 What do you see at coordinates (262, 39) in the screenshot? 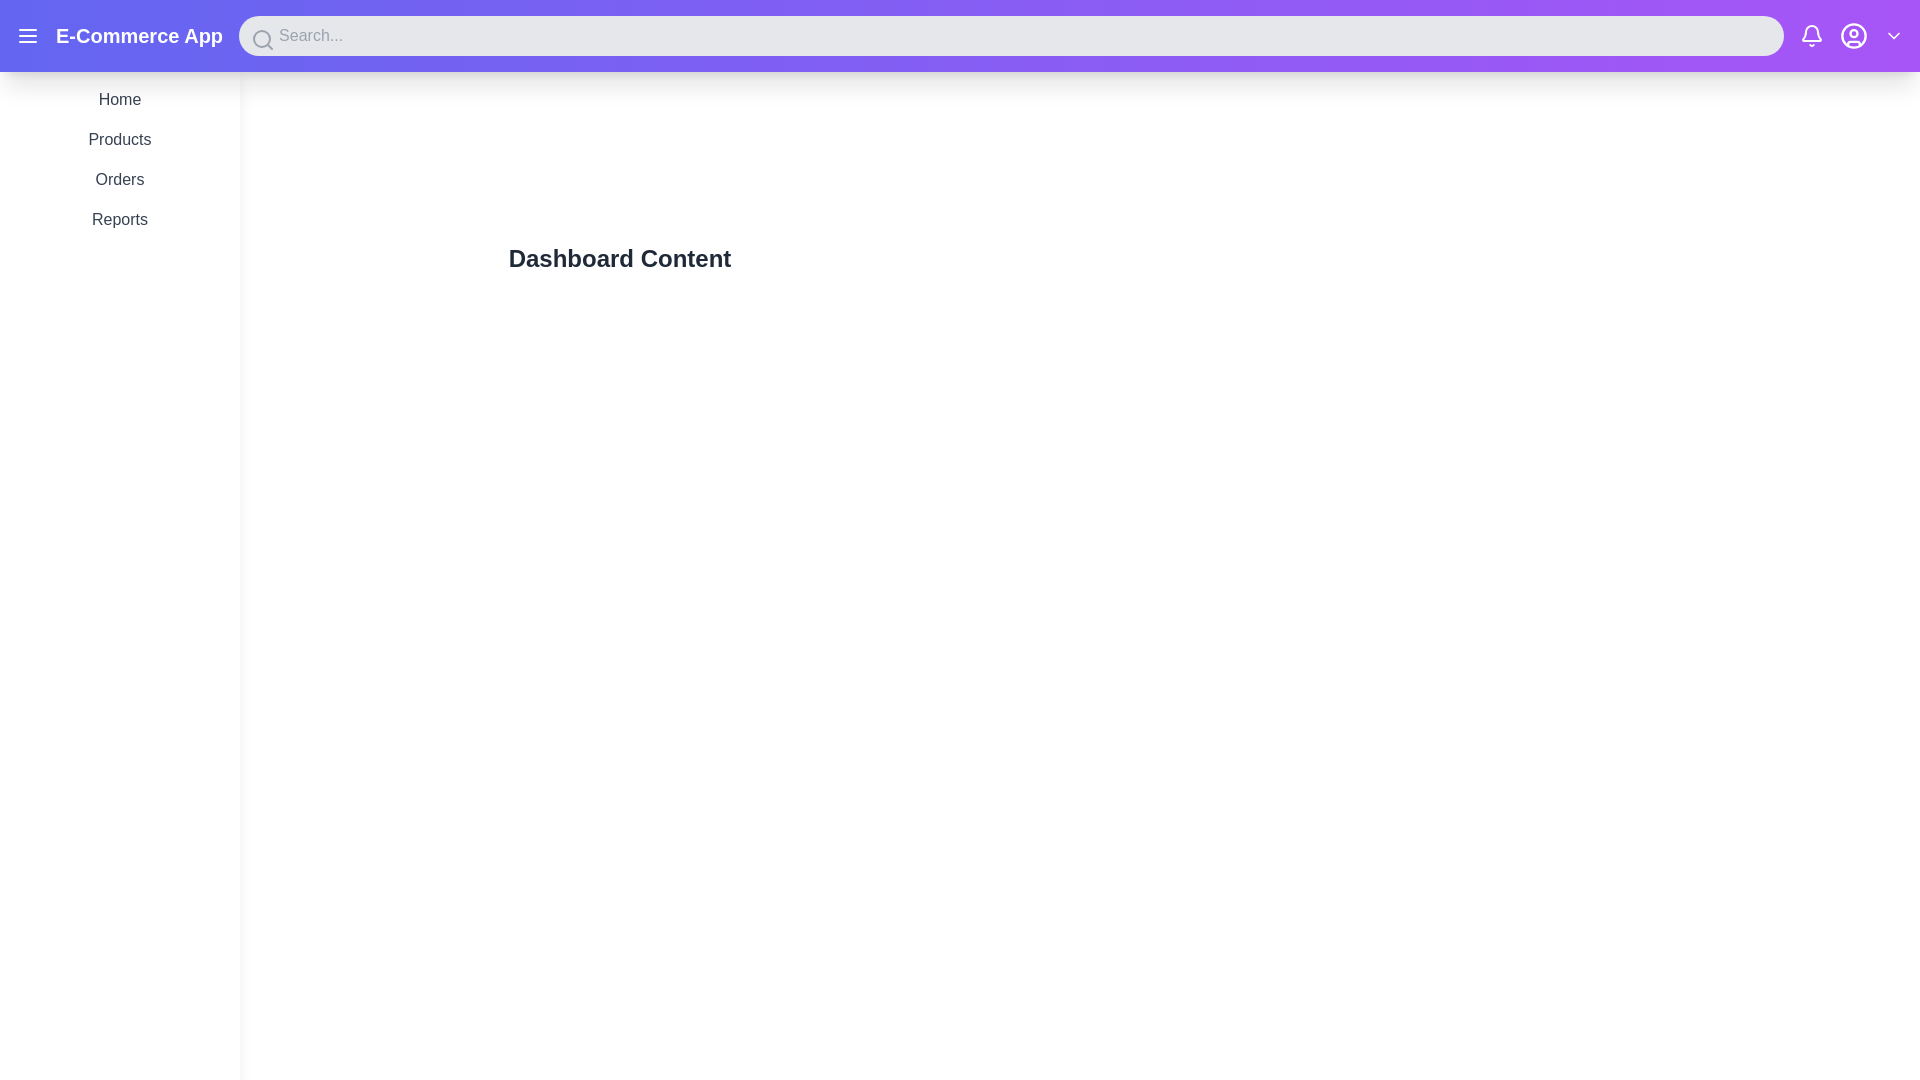
I see `the magnifying glass icon located on the leftmost side of the search bar` at bounding box center [262, 39].